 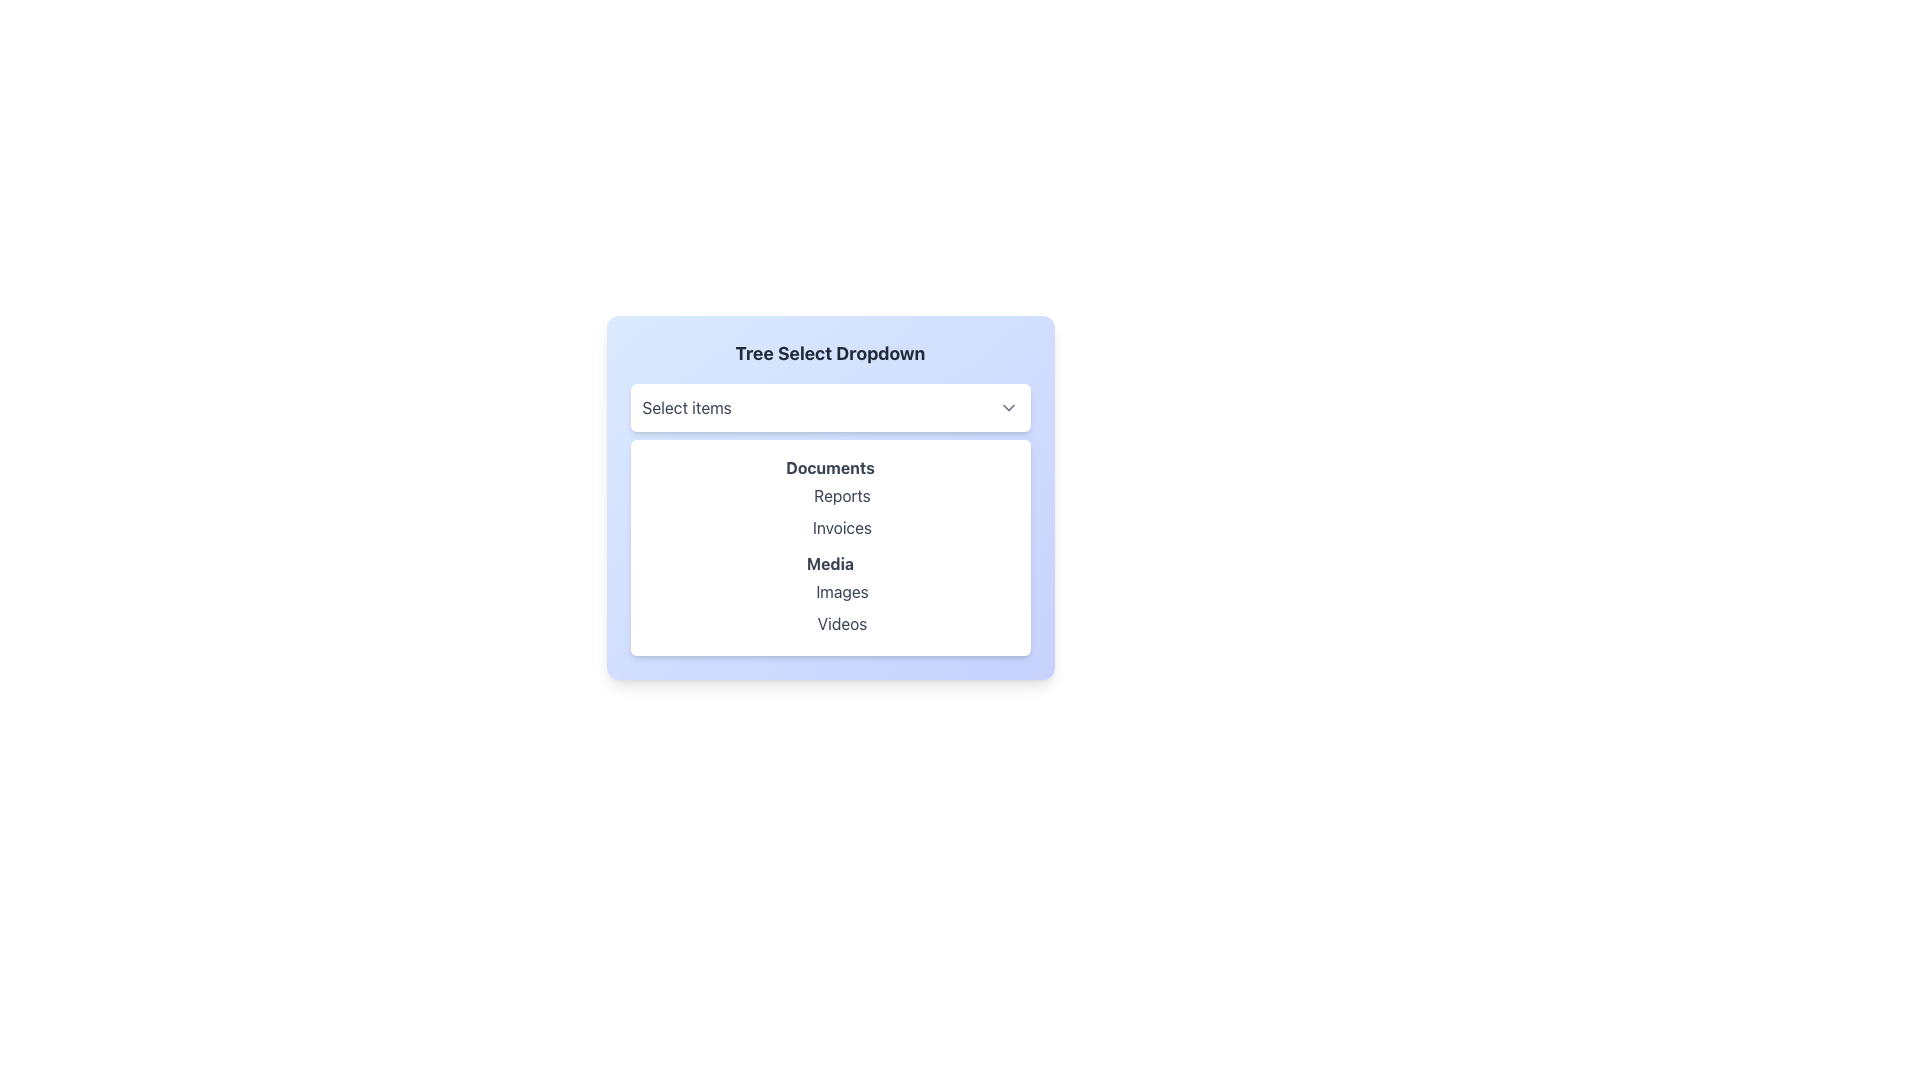 What do you see at coordinates (838, 495) in the screenshot?
I see `the 'Reports' text label in the dropdown menu` at bounding box center [838, 495].